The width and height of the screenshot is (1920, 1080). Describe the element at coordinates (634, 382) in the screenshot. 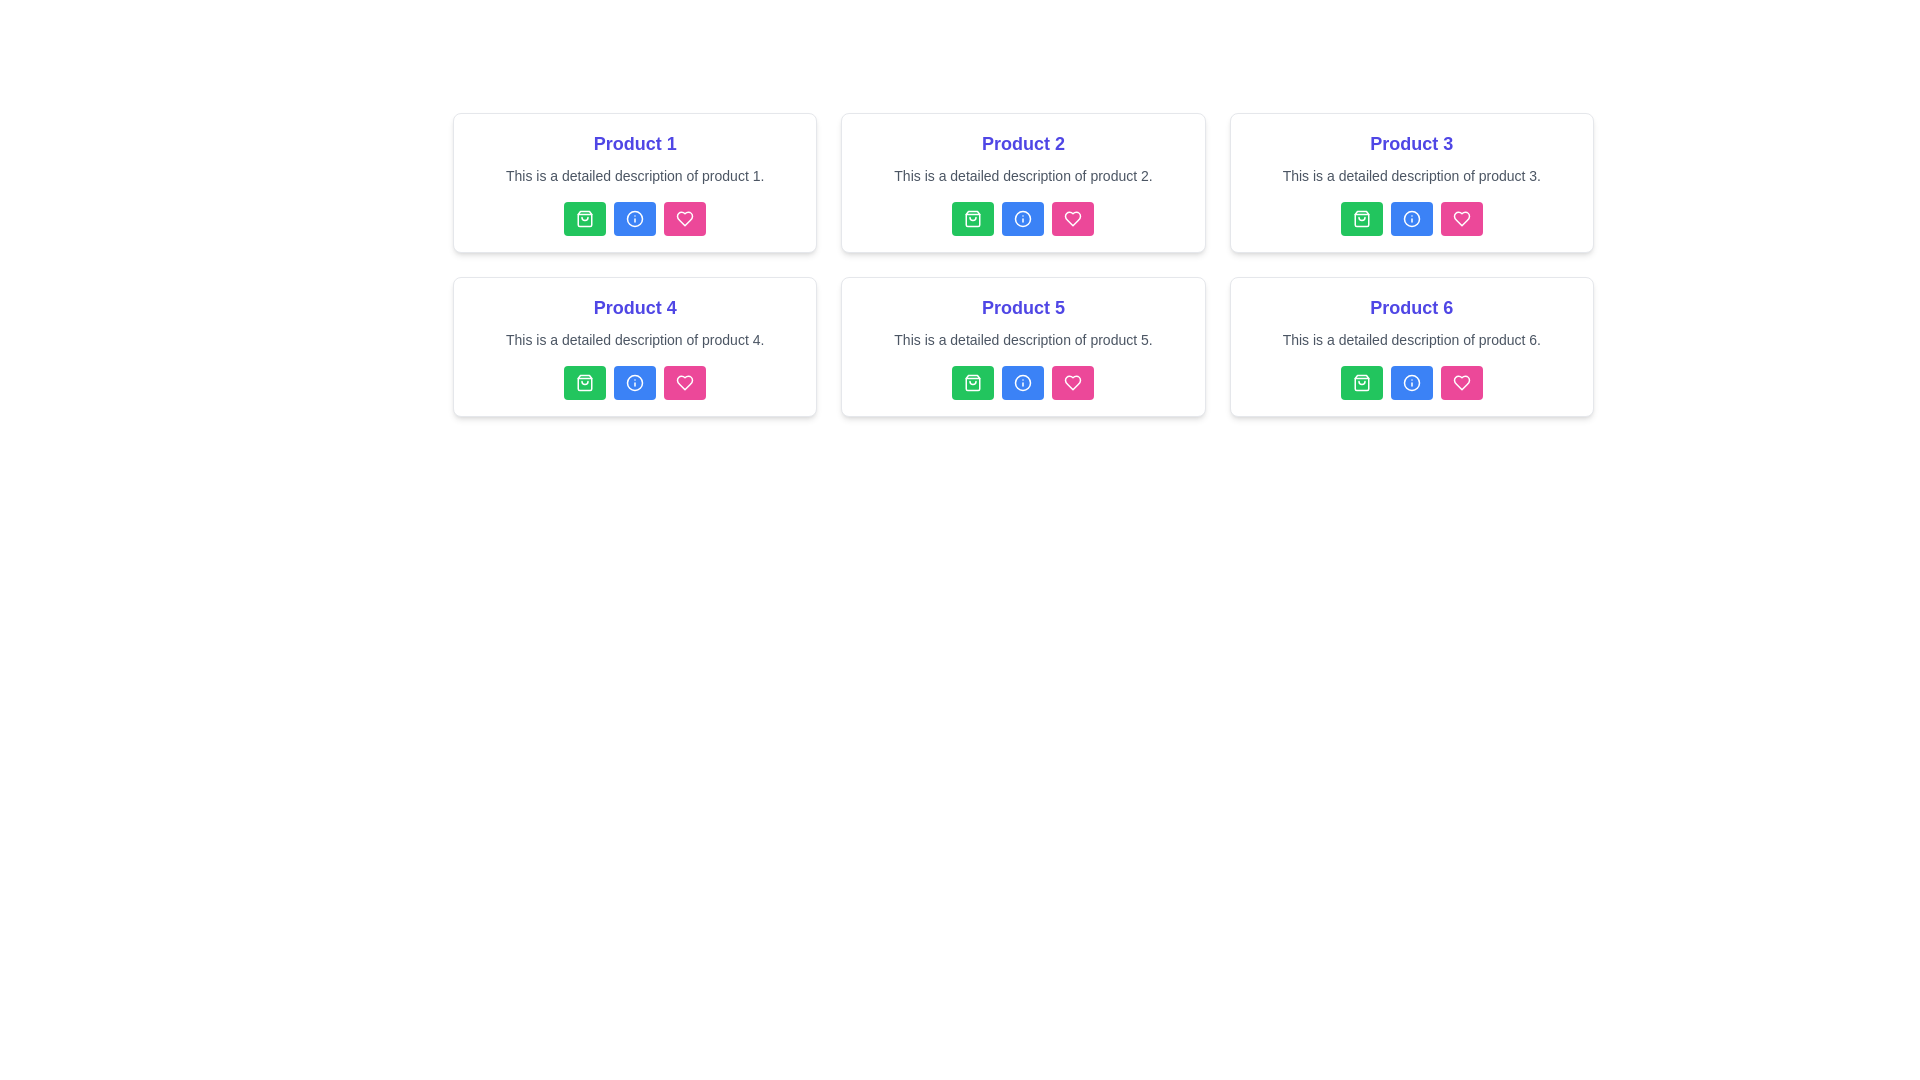

I see `the second button in the horizontal series of three buttons located beneath the description of 'Product 4'` at that location.